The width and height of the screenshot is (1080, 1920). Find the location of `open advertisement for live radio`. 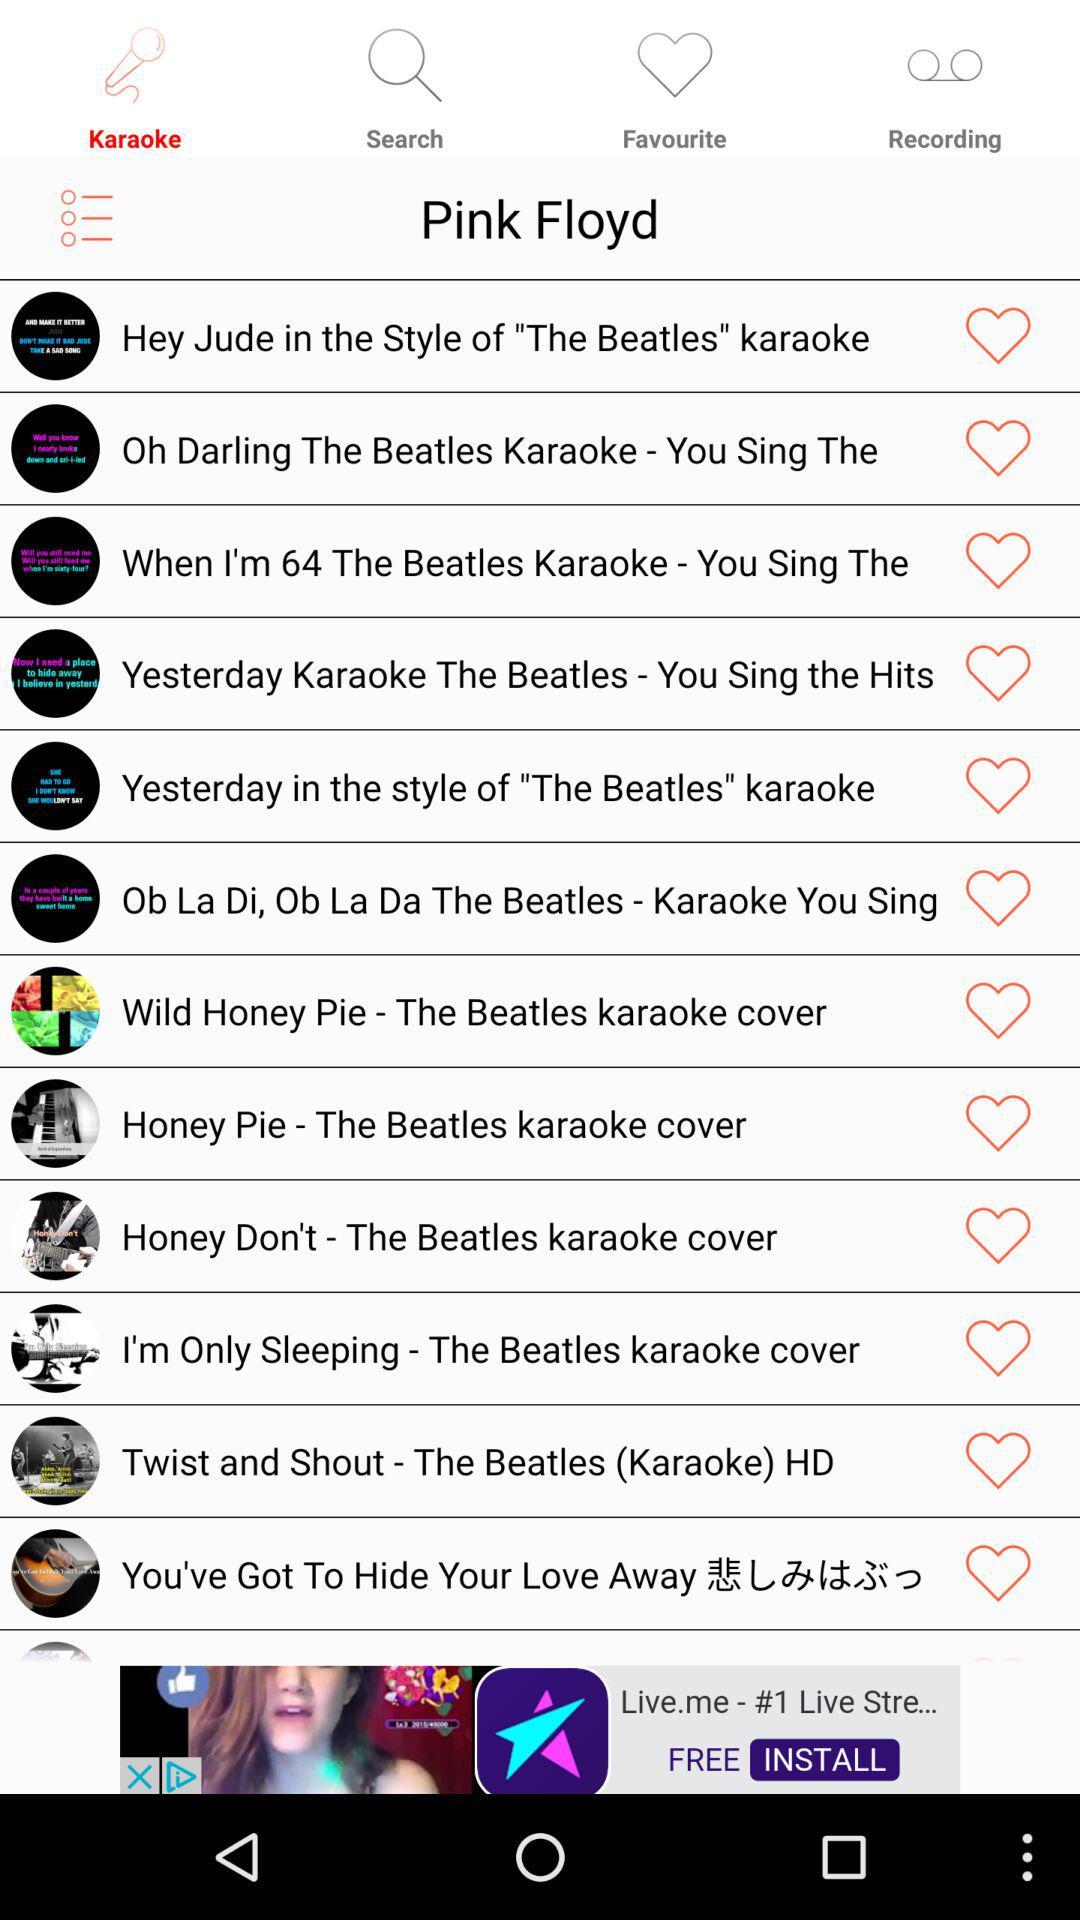

open advertisement for live radio is located at coordinates (540, 1727).